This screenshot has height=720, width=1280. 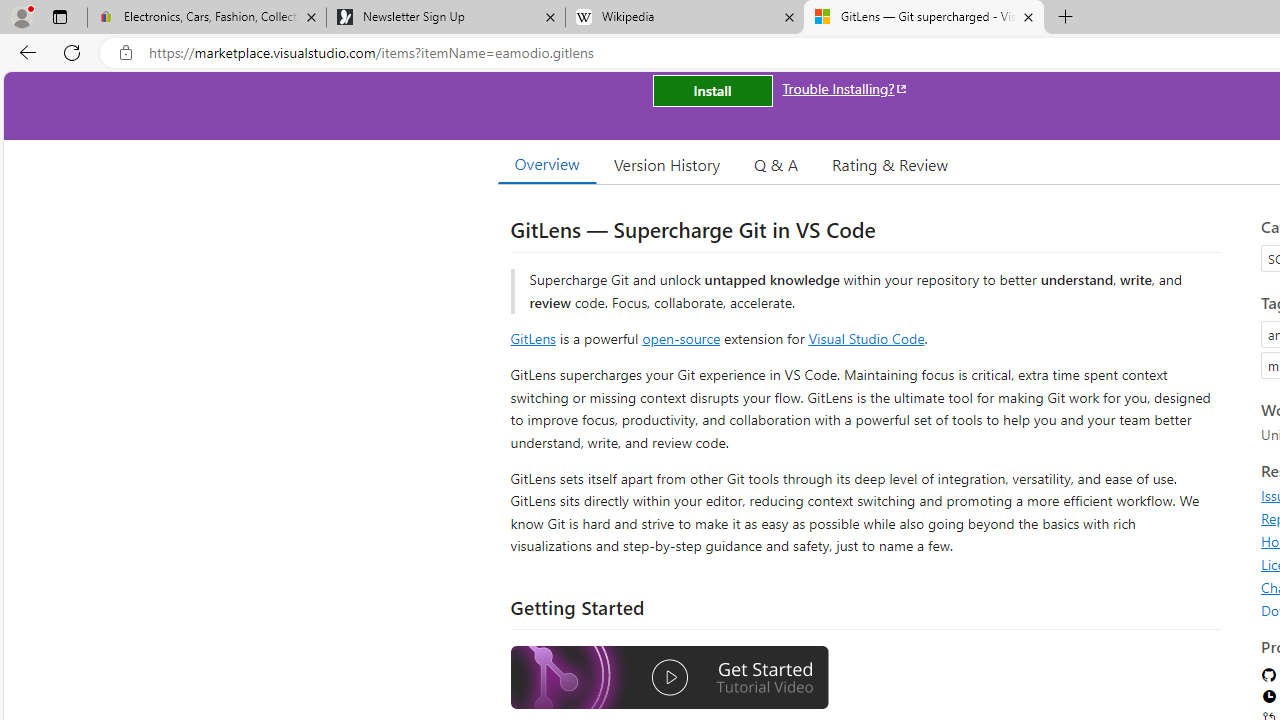 What do you see at coordinates (1065, 17) in the screenshot?
I see `'New Tab'` at bounding box center [1065, 17].